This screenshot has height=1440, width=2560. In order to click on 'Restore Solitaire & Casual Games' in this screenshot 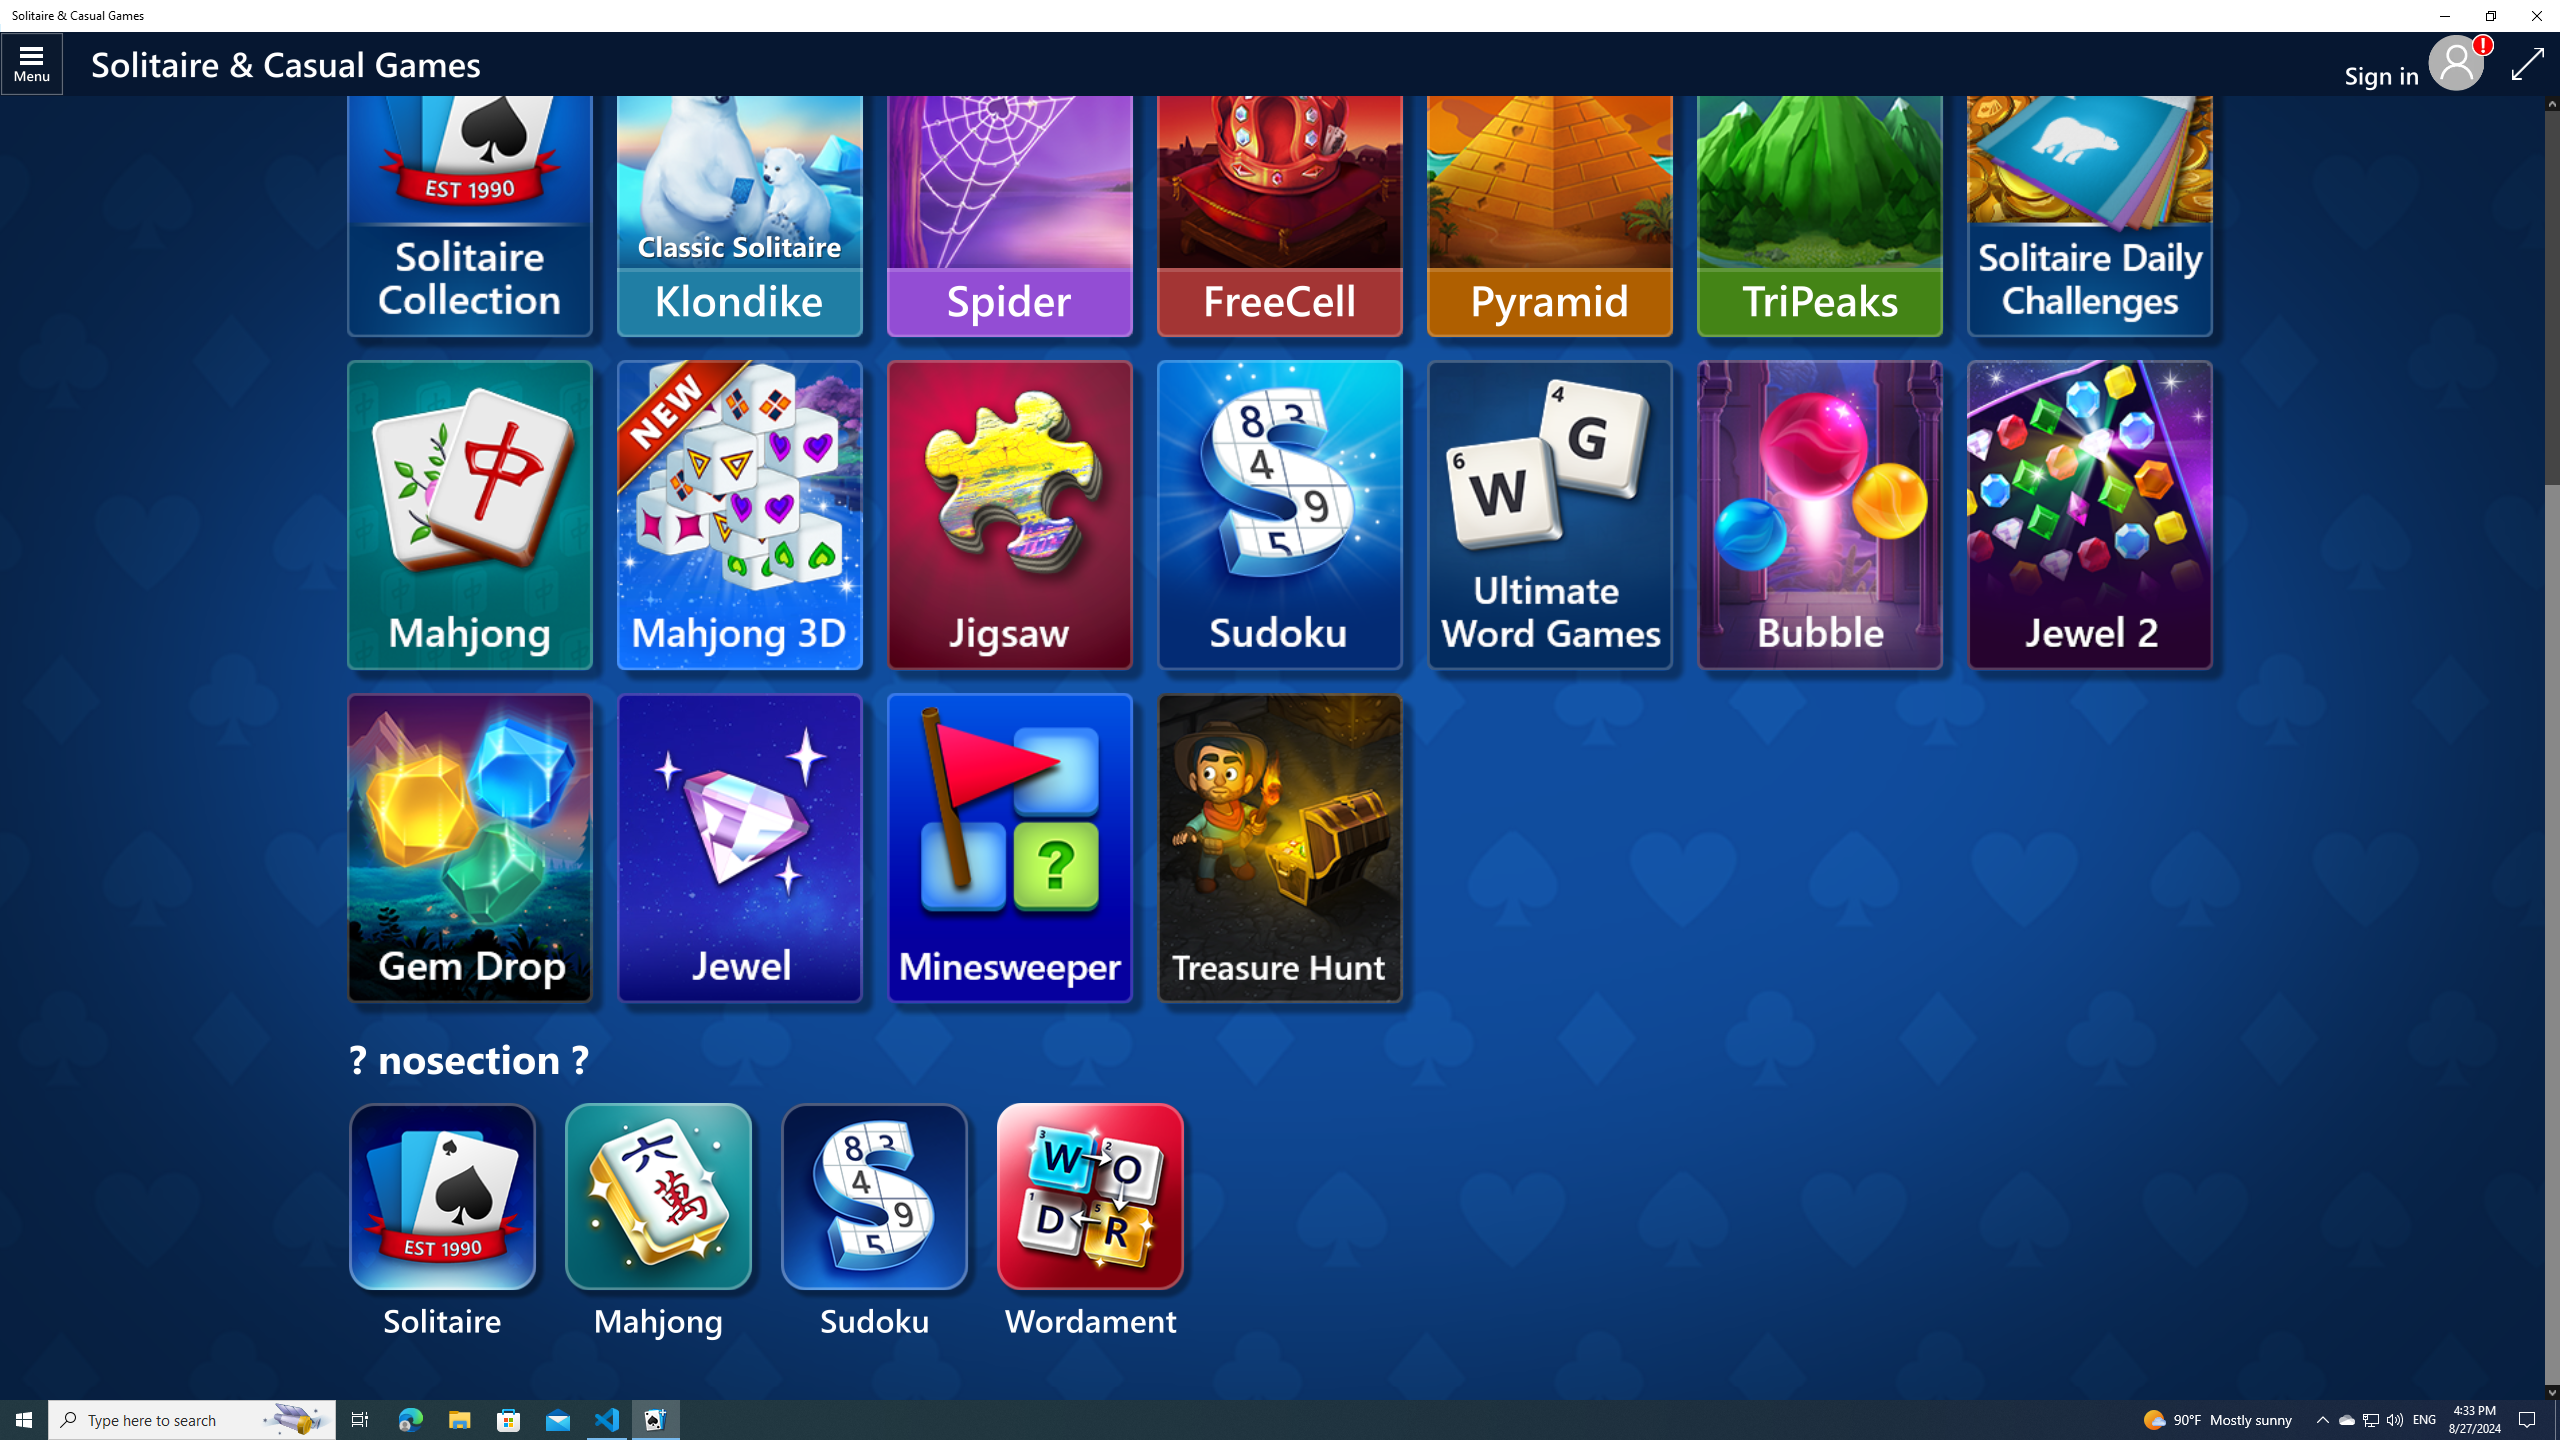, I will do `click(2490, 15)`.